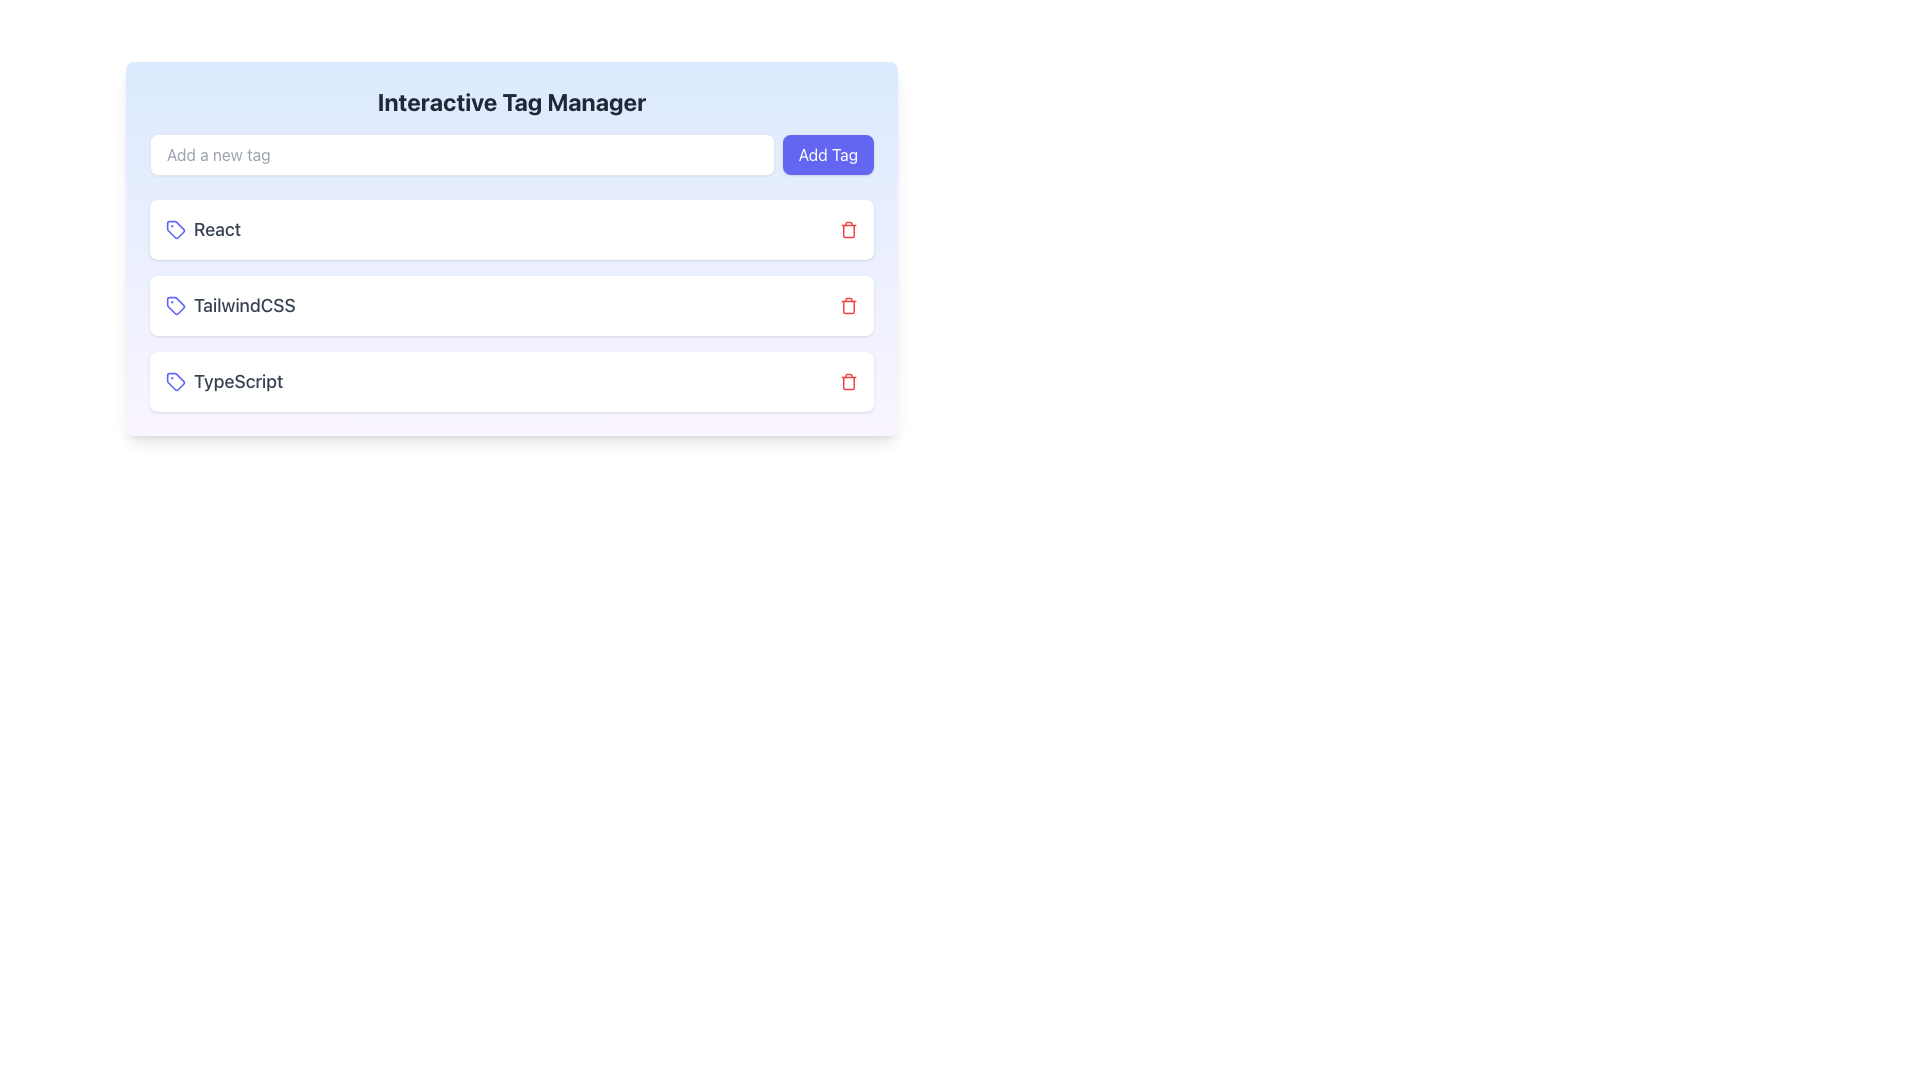  What do you see at coordinates (849, 305) in the screenshot?
I see `the red trash bin icon button, which is located on the right side of the 'TailwindCSS' entry in a vertical list of tags, to trigger interactivity cues` at bounding box center [849, 305].